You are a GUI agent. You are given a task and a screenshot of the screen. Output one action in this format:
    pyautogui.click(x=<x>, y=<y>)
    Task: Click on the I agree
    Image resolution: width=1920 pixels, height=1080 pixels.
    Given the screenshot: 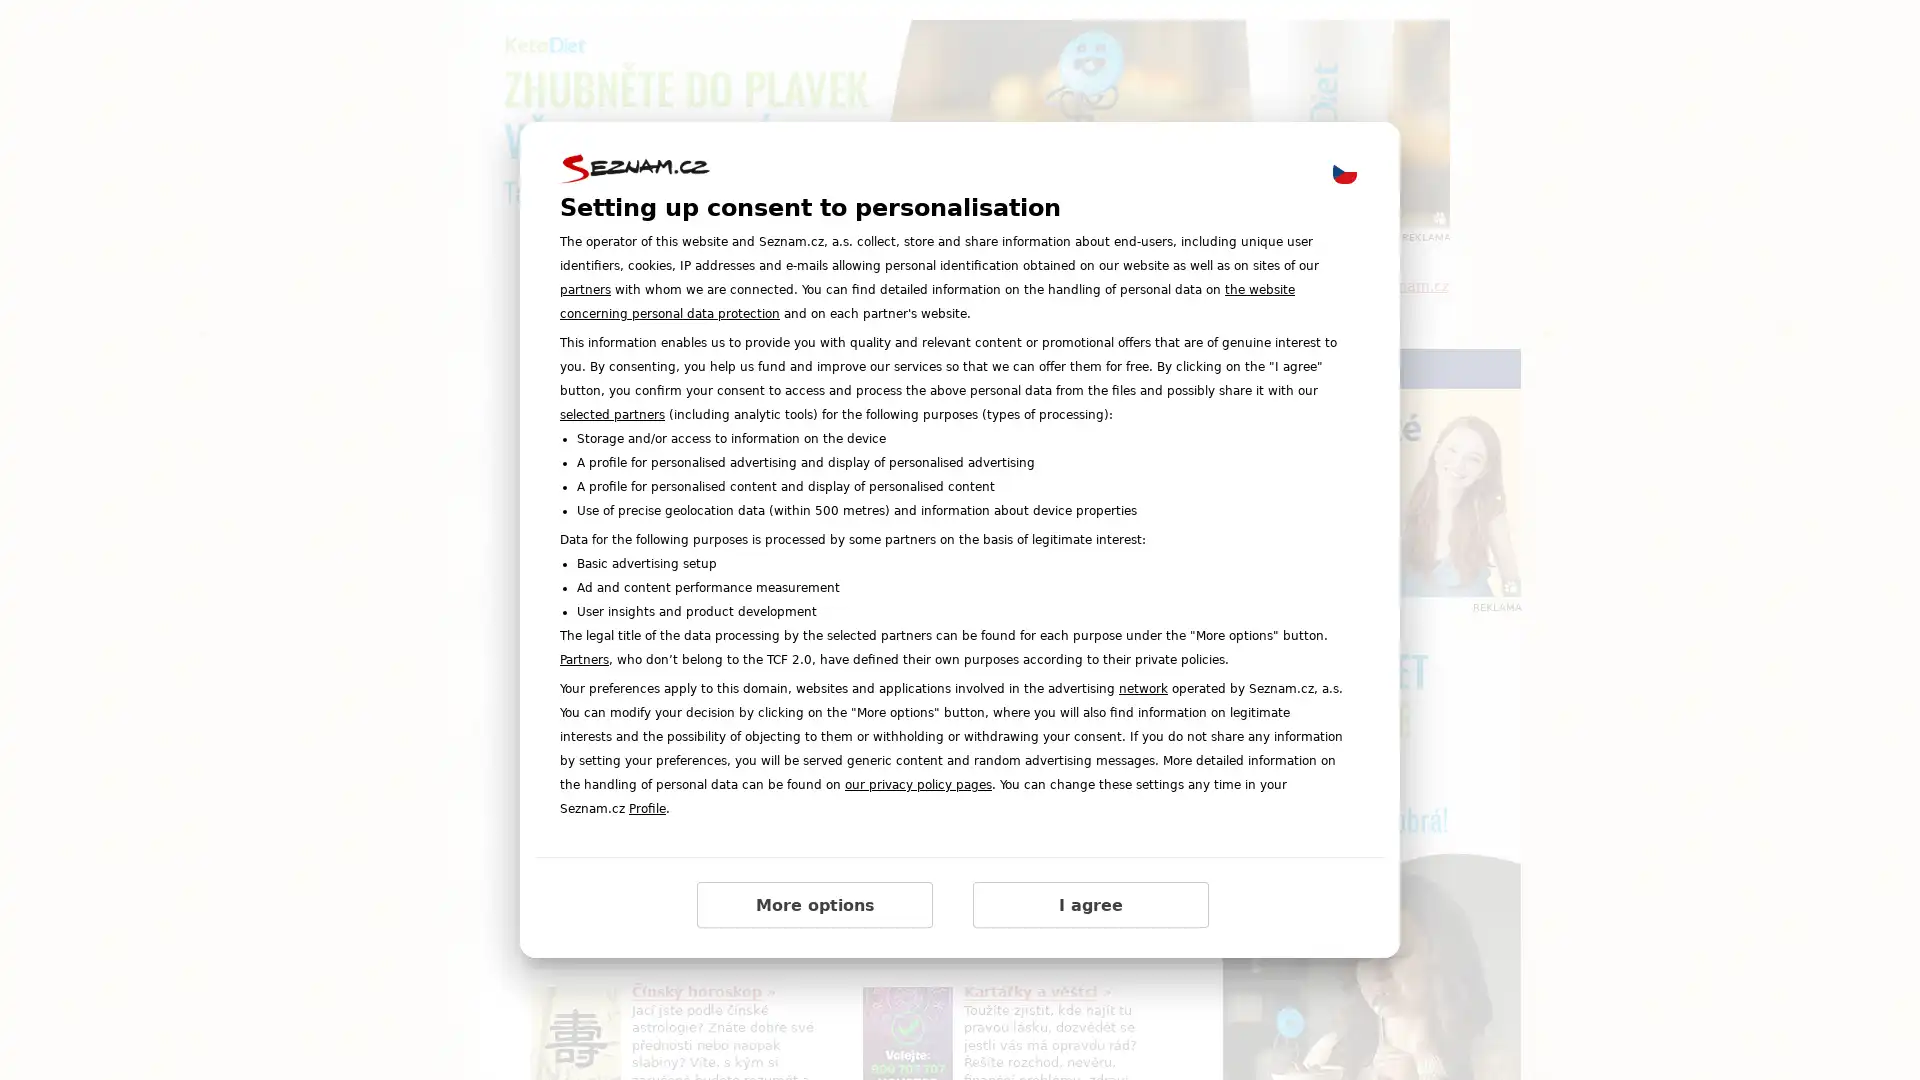 What is the action you would take?
    pyautogui.click(x=1089, y=905)
    